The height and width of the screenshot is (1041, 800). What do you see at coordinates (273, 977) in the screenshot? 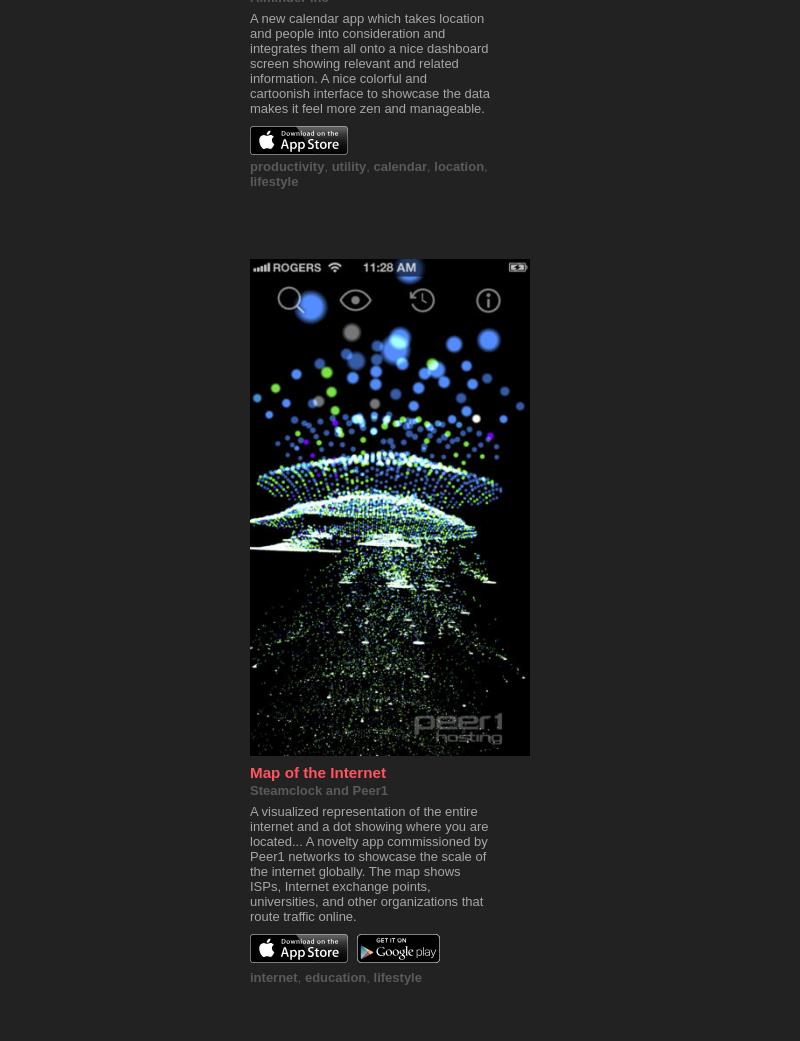
I see `'internet'` at bounding box center [273, 977].